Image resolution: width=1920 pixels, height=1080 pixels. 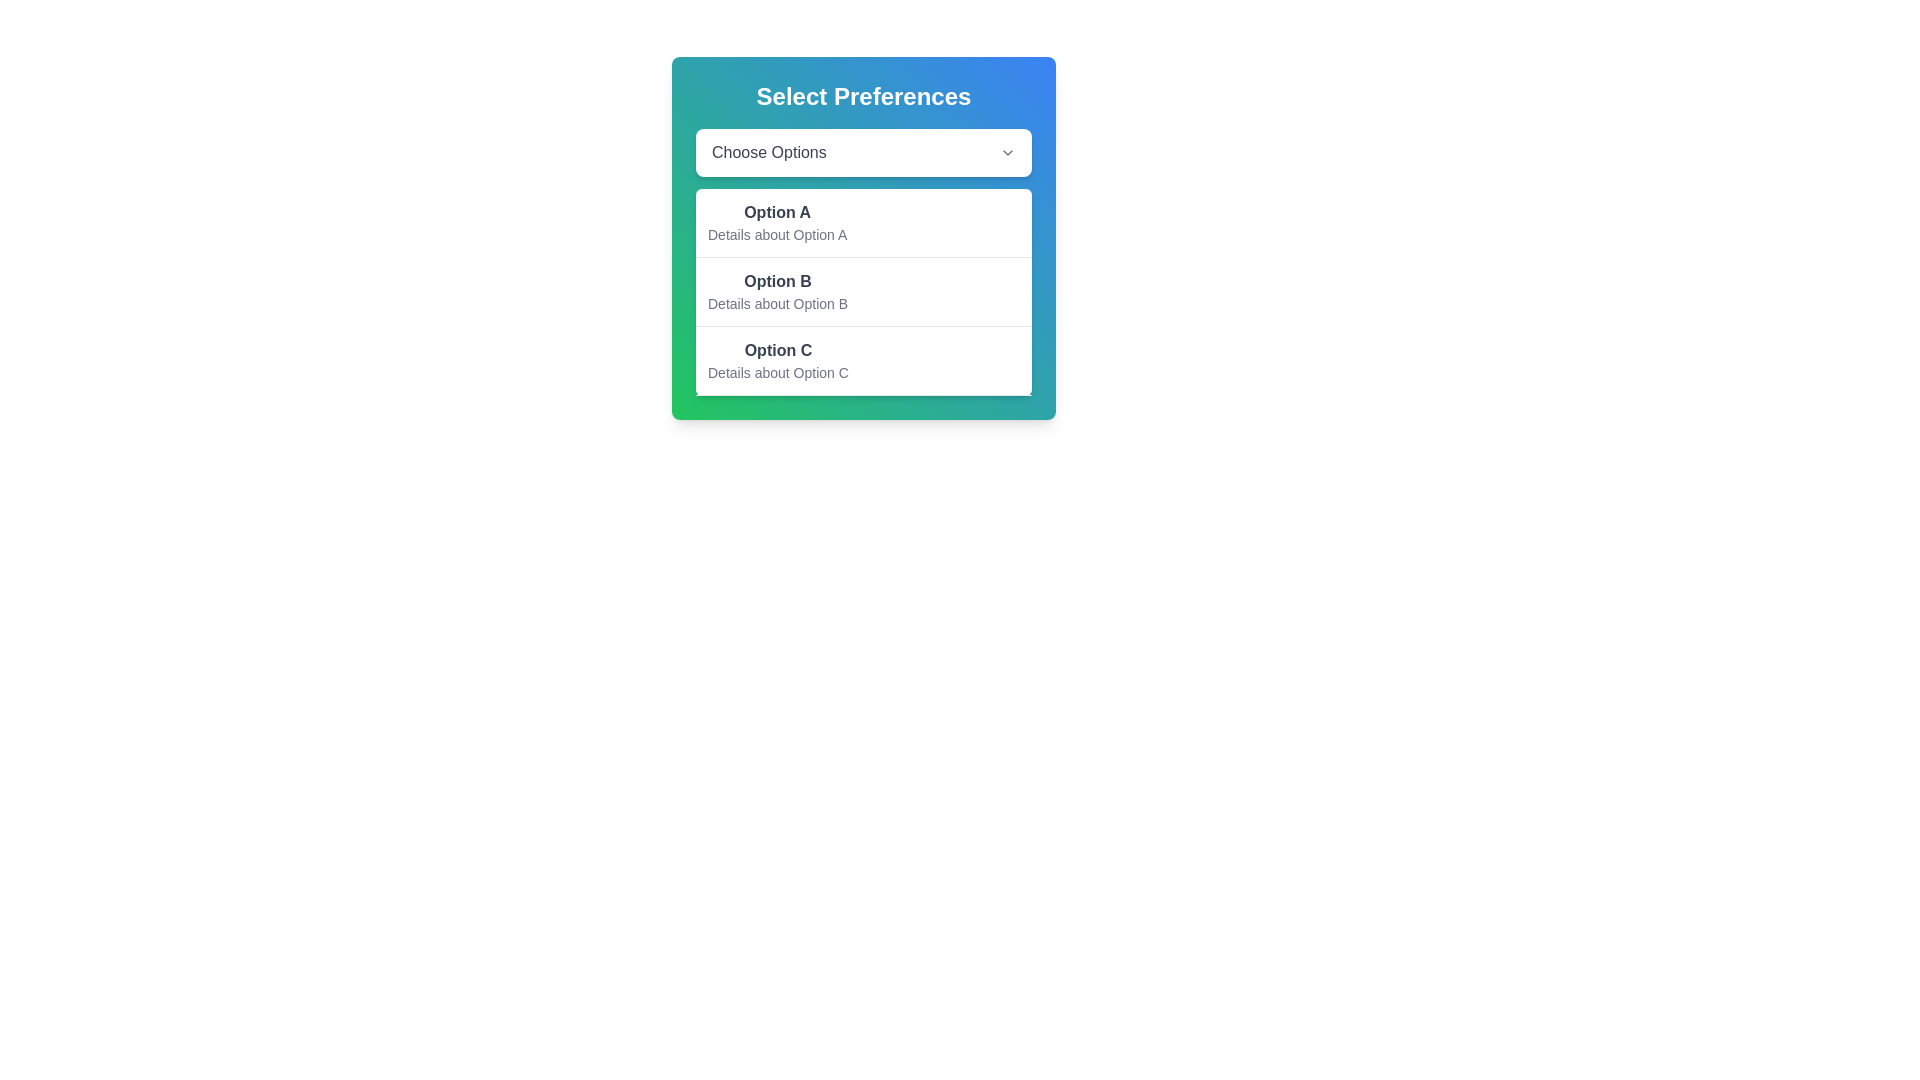 I want to click on the text label 'Details about Option A', which is styled in gray and positioned directly below the bolded label 'Option A' in the drop-down menu under 'Select Preferences', so click(x=776, y=234).